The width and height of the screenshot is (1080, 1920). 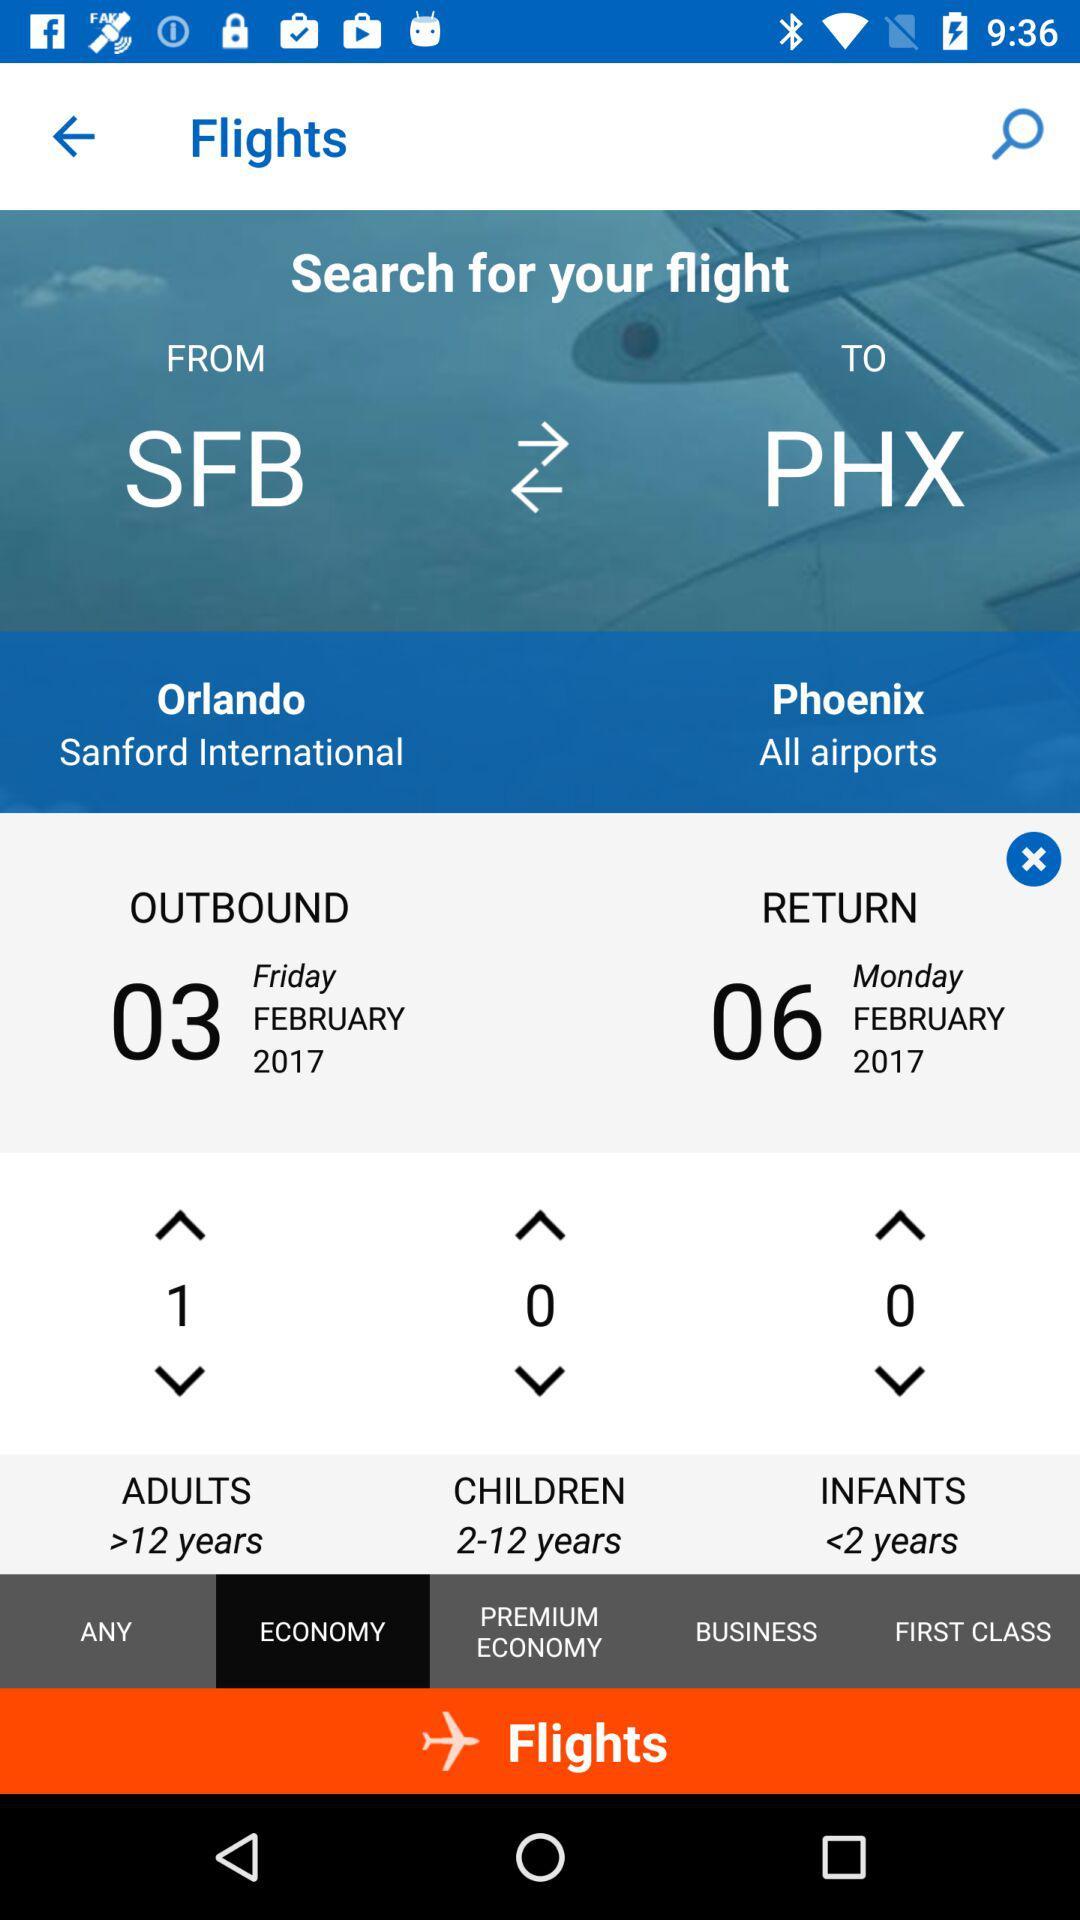 I want to click on decrease number, so click(x=540, y=1380).